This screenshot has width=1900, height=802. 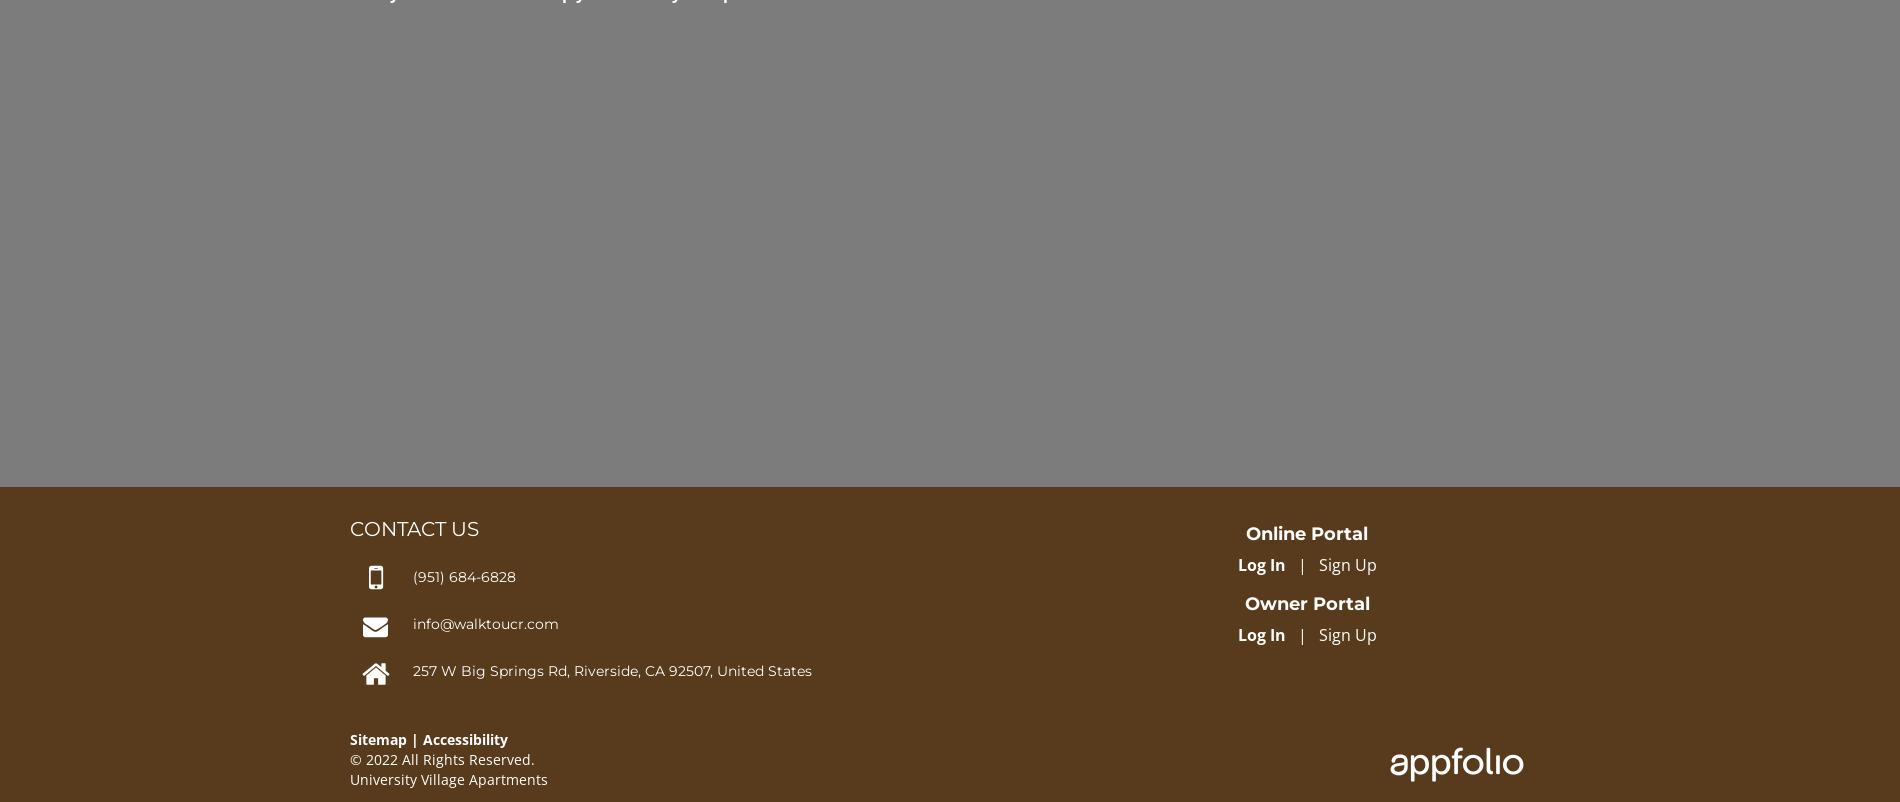 What do you see at coordinates (421, 739) in the screenshot?
I see `'Accessibility'` at bounding box center [421, 739].